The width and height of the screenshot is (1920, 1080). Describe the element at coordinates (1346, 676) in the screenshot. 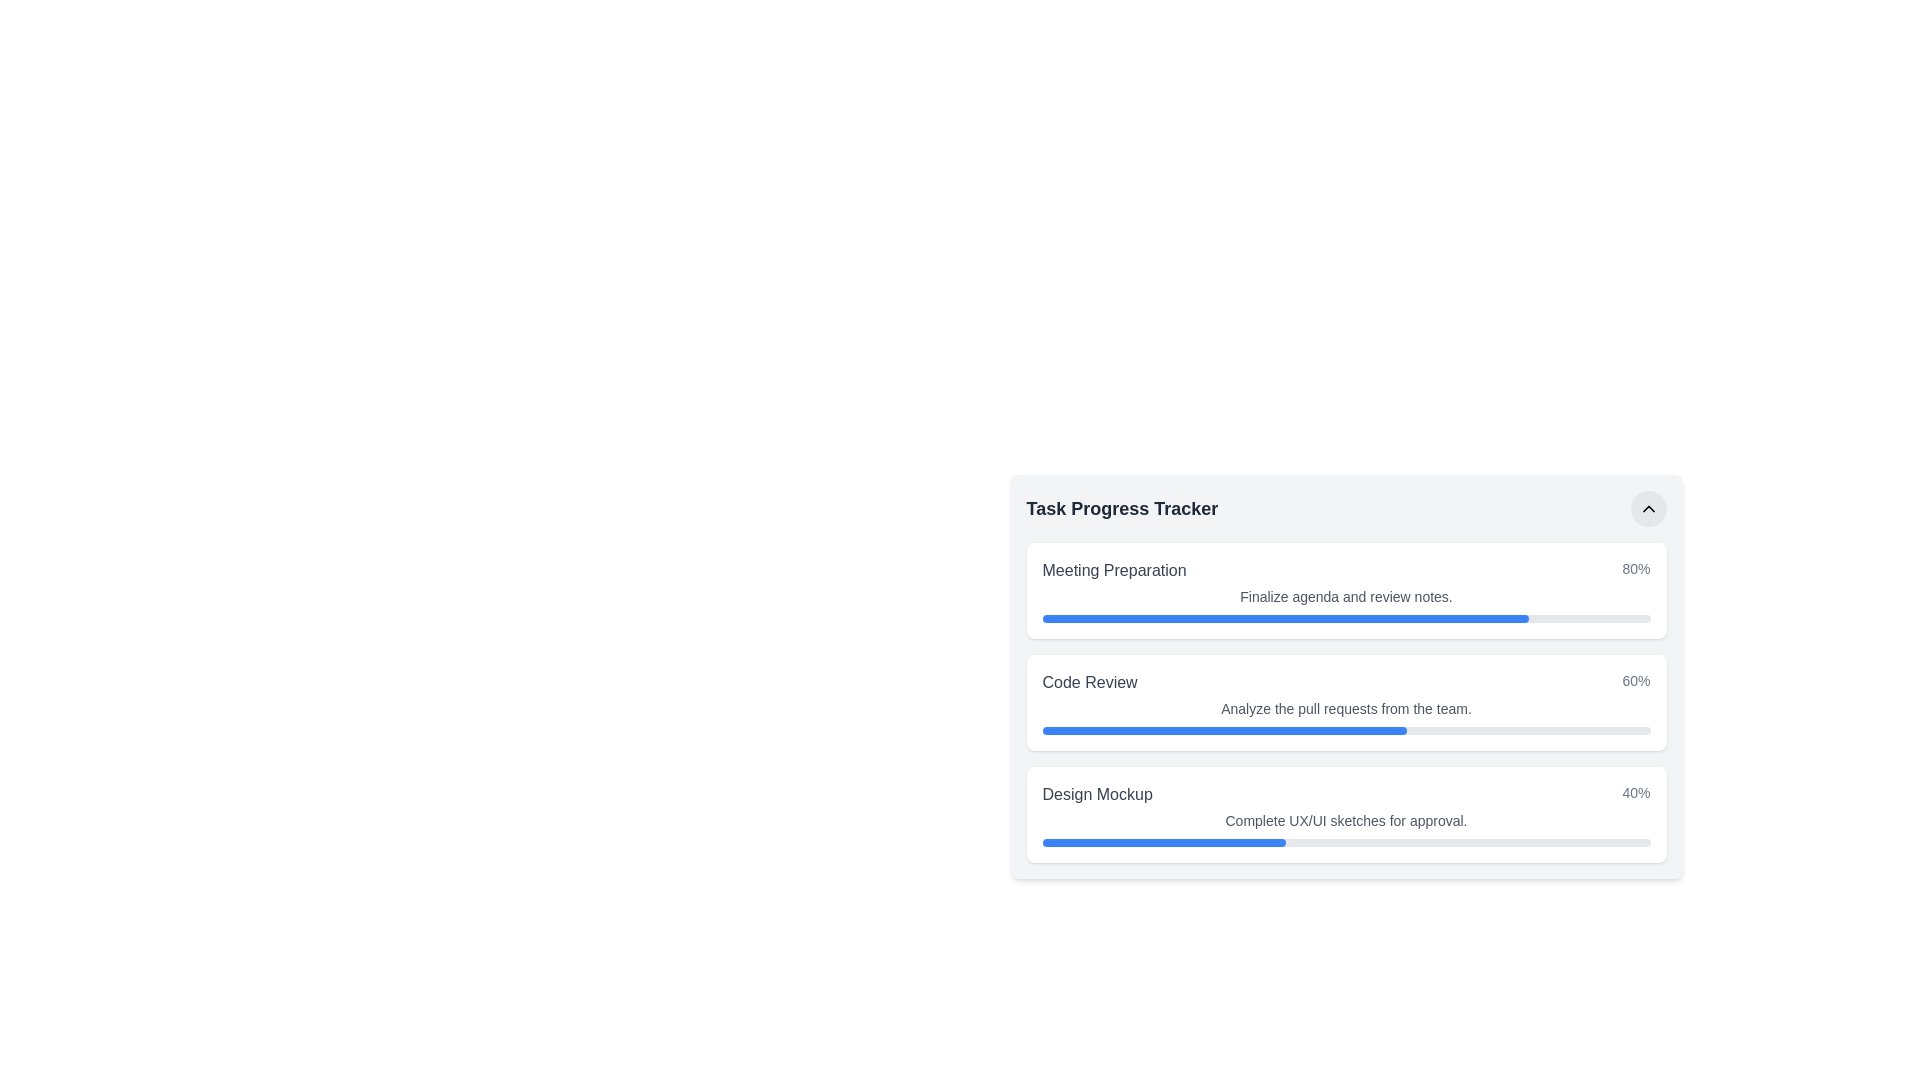

I see `the titles within the 'Task Progress Tracker' section, which is a light gray box with rounded corners containing three progress cards` at that location.